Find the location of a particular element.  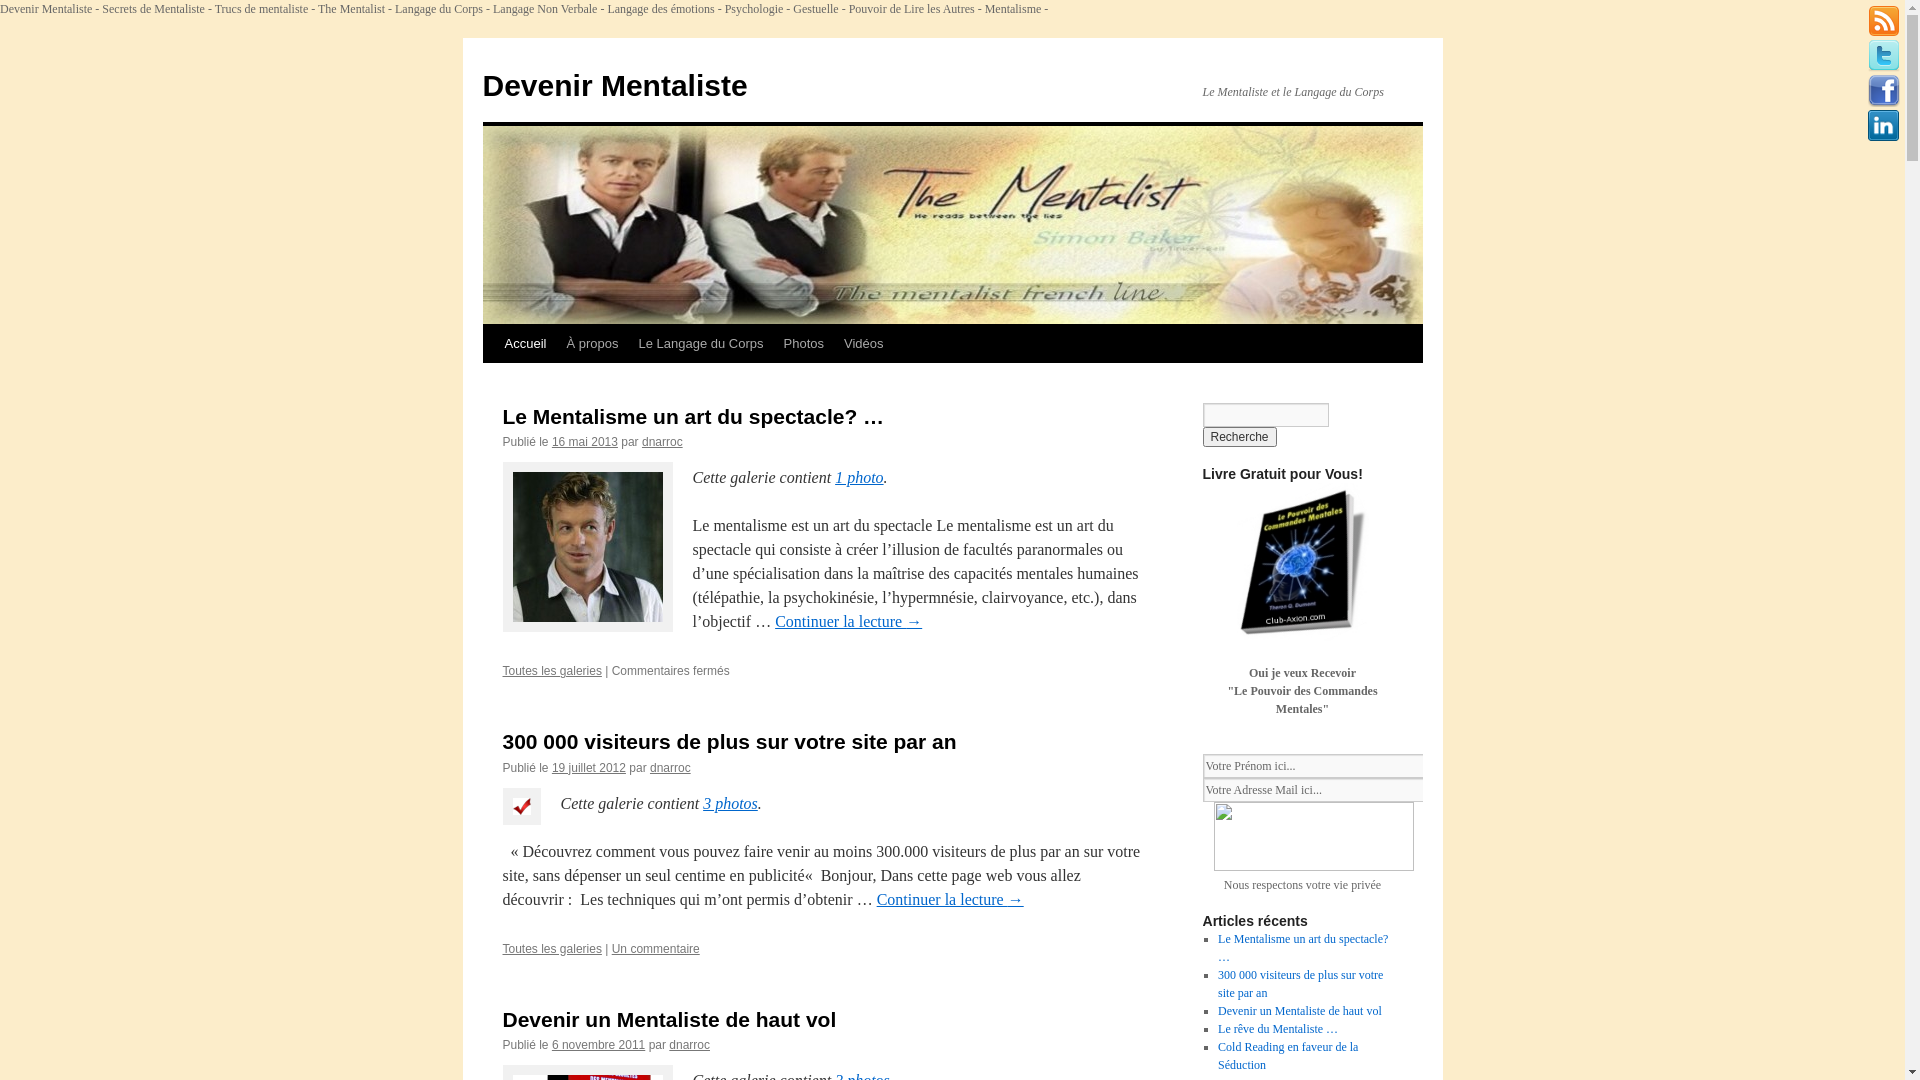

'Linkedin button' is located at coordinates (1882, 126).